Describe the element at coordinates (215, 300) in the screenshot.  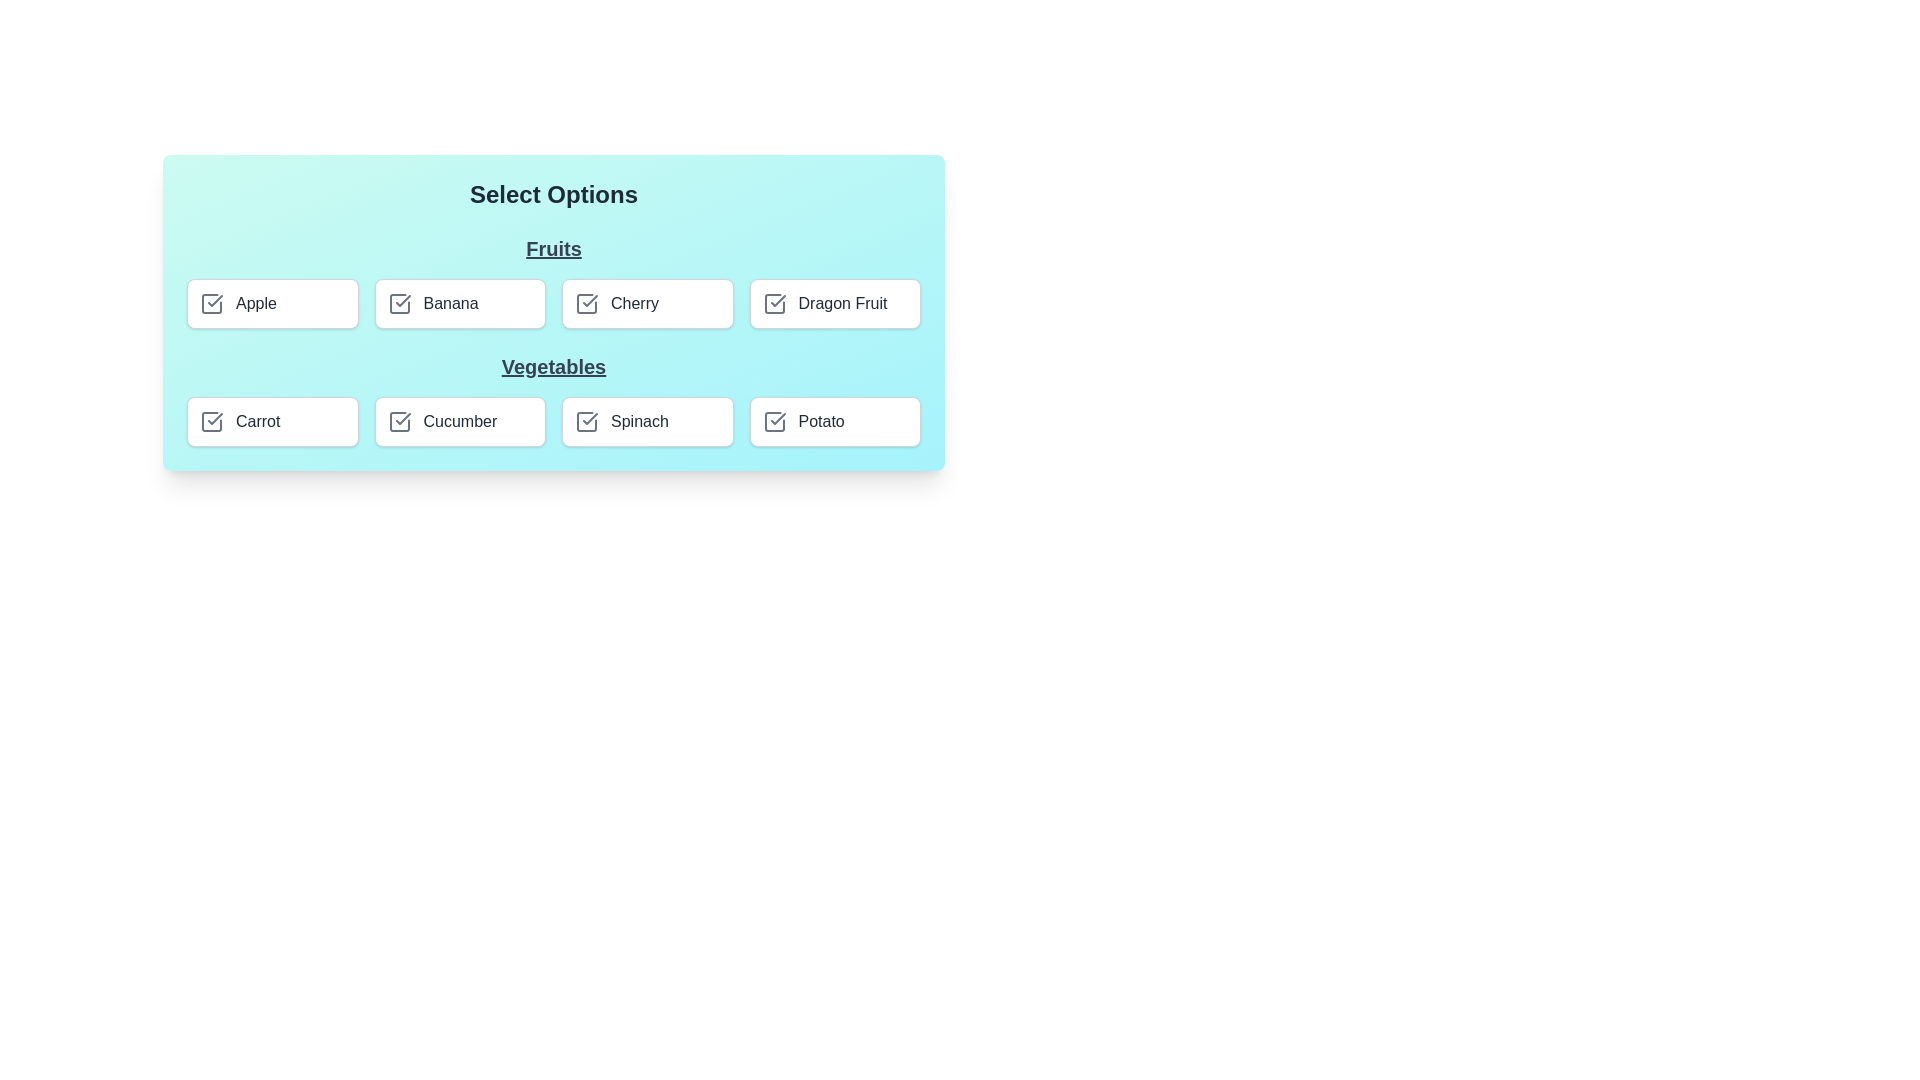
I see `the checkmark icon within the Apple checkbox in the Fruits section, which is styled with thin strokes and a gray color scheme` at that location.